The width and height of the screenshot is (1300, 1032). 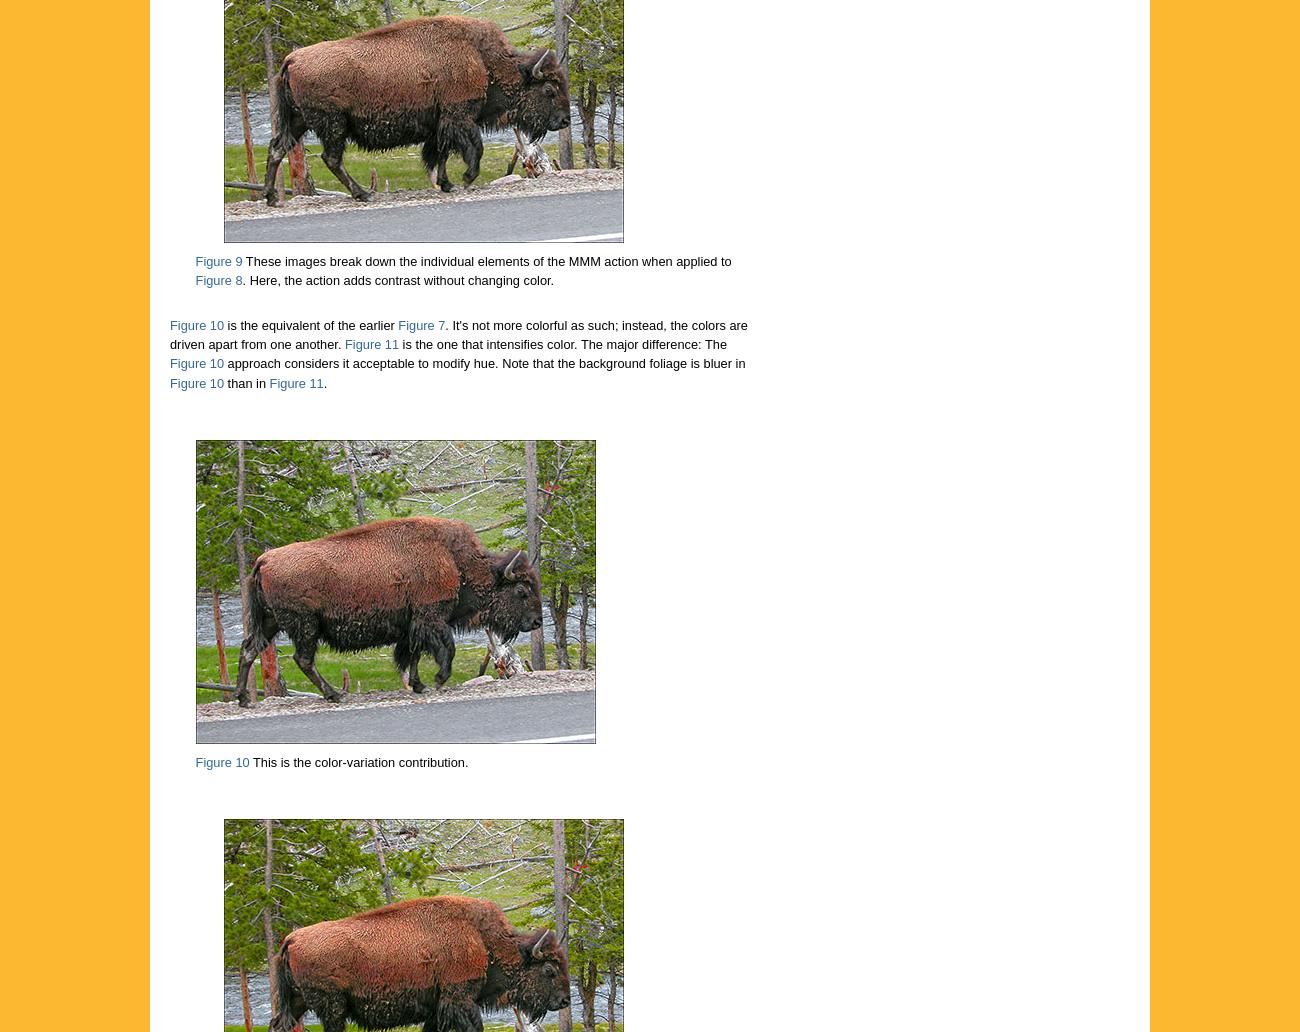 What do you see at coordinates (398, 280) in the screenshot?
I see `'. Here, the action adds contrast without changing color.'` at bounding box center [398, 280].